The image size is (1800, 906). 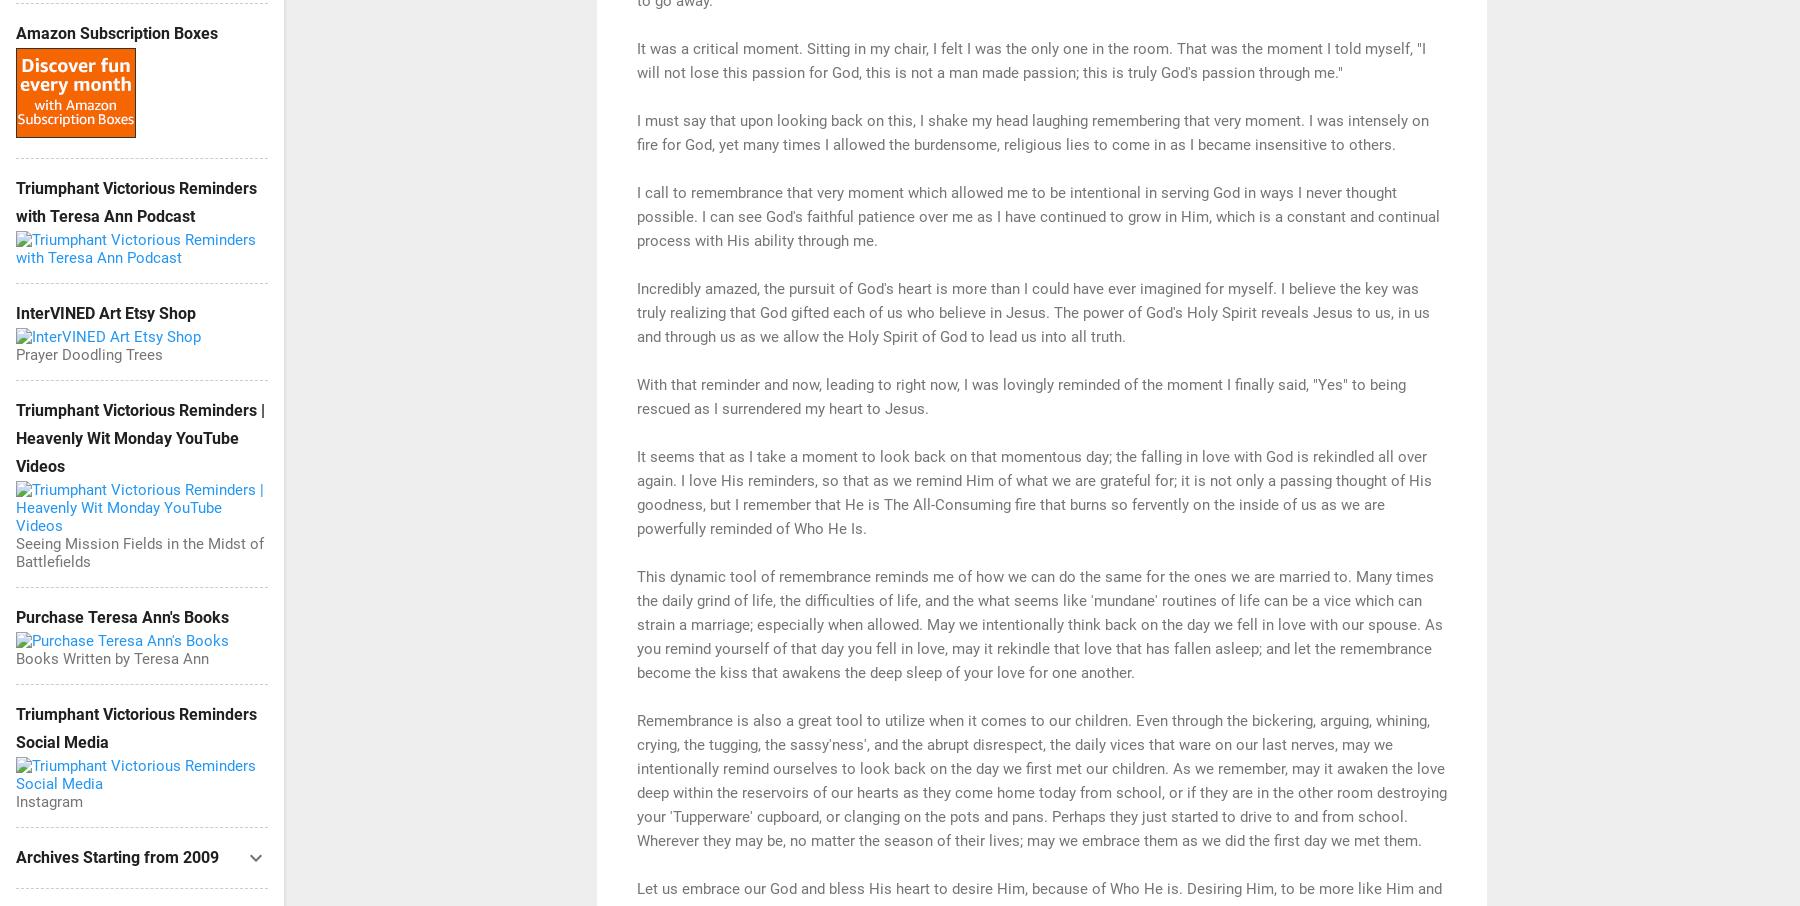 I want to click on 'It seems that as I take a moment to look back on that momentous day; the falling in love with God is rekindled all over again.  I love His reminders, so that as we remind Him of what we are grateful for; it is not only a passing thought of His goodness, but I remember that He is The All-Consuming fire that burns so fervently on the inside of us as we are powerfully reminded of Who He Is.', so click(x=1034, y=490).